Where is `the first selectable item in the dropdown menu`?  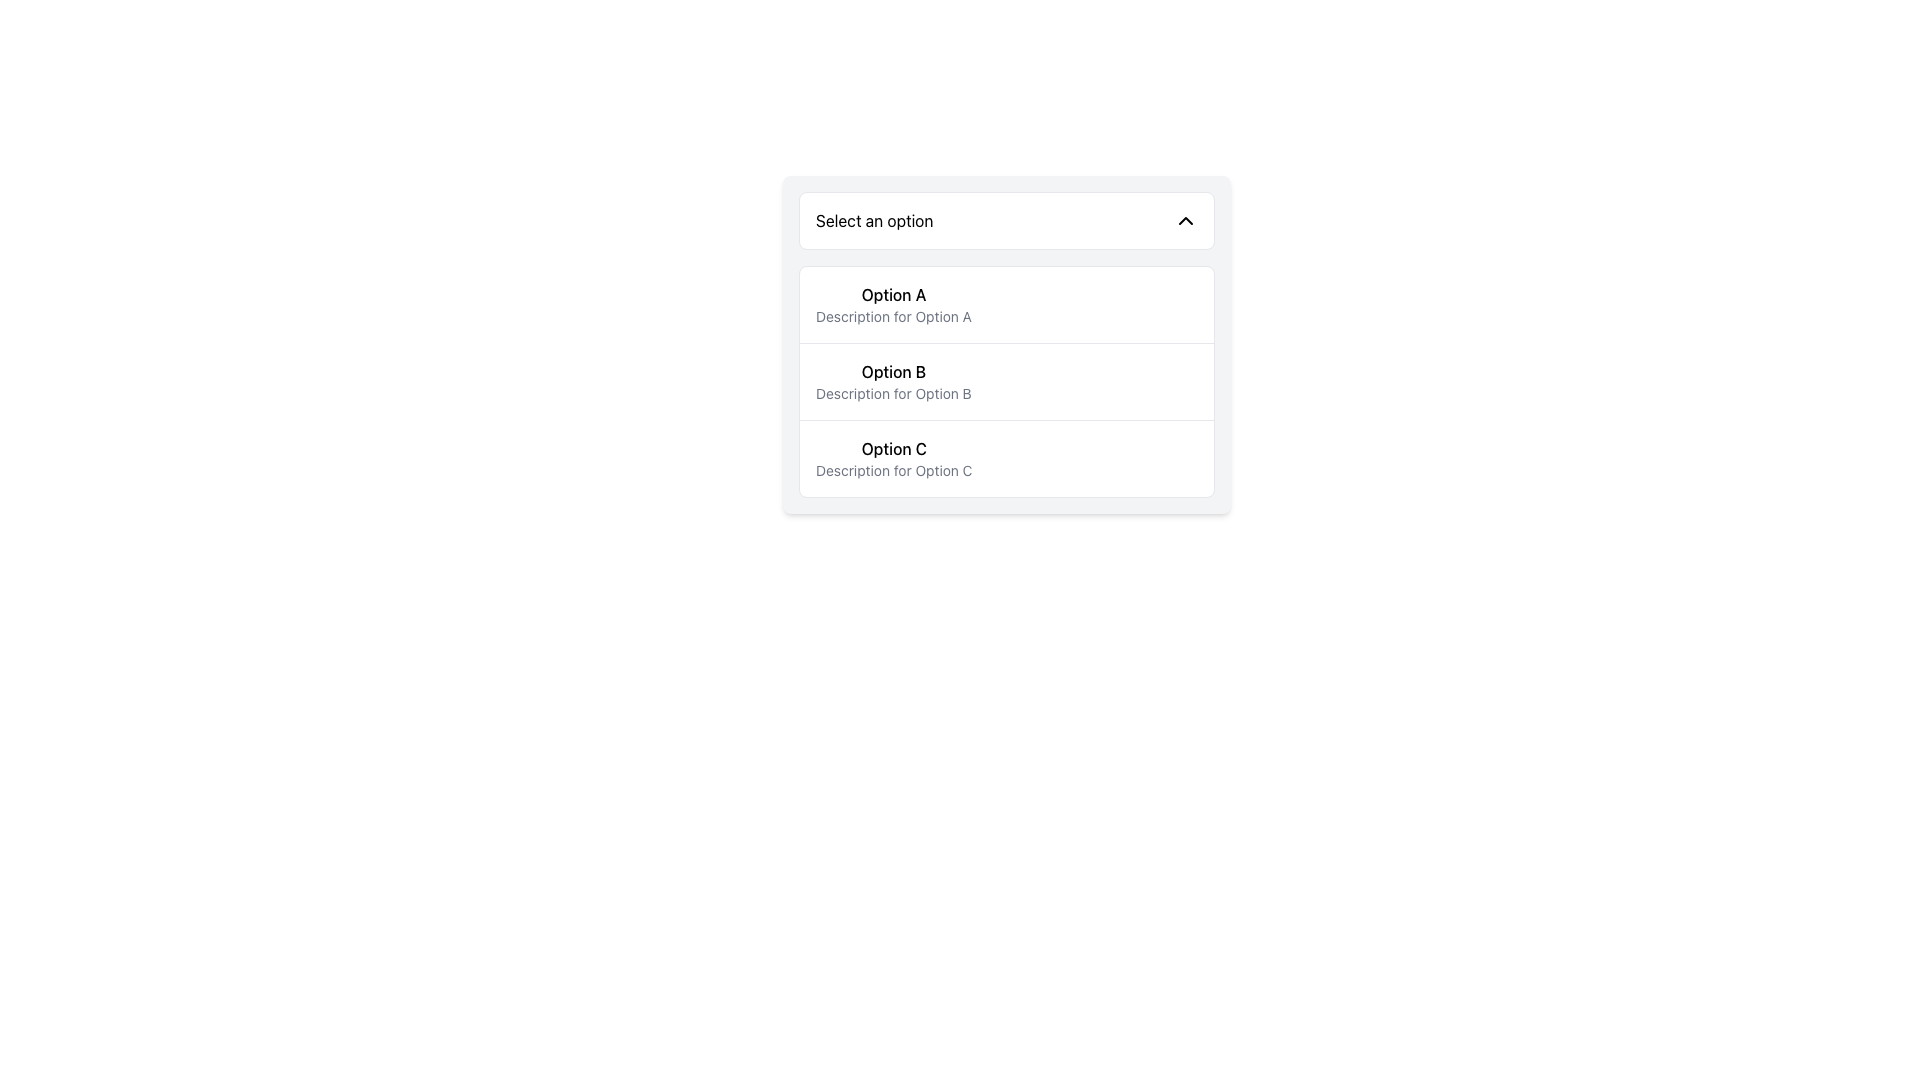 the first selectable item in the dropdown menu is located at coordinates (892, 304).